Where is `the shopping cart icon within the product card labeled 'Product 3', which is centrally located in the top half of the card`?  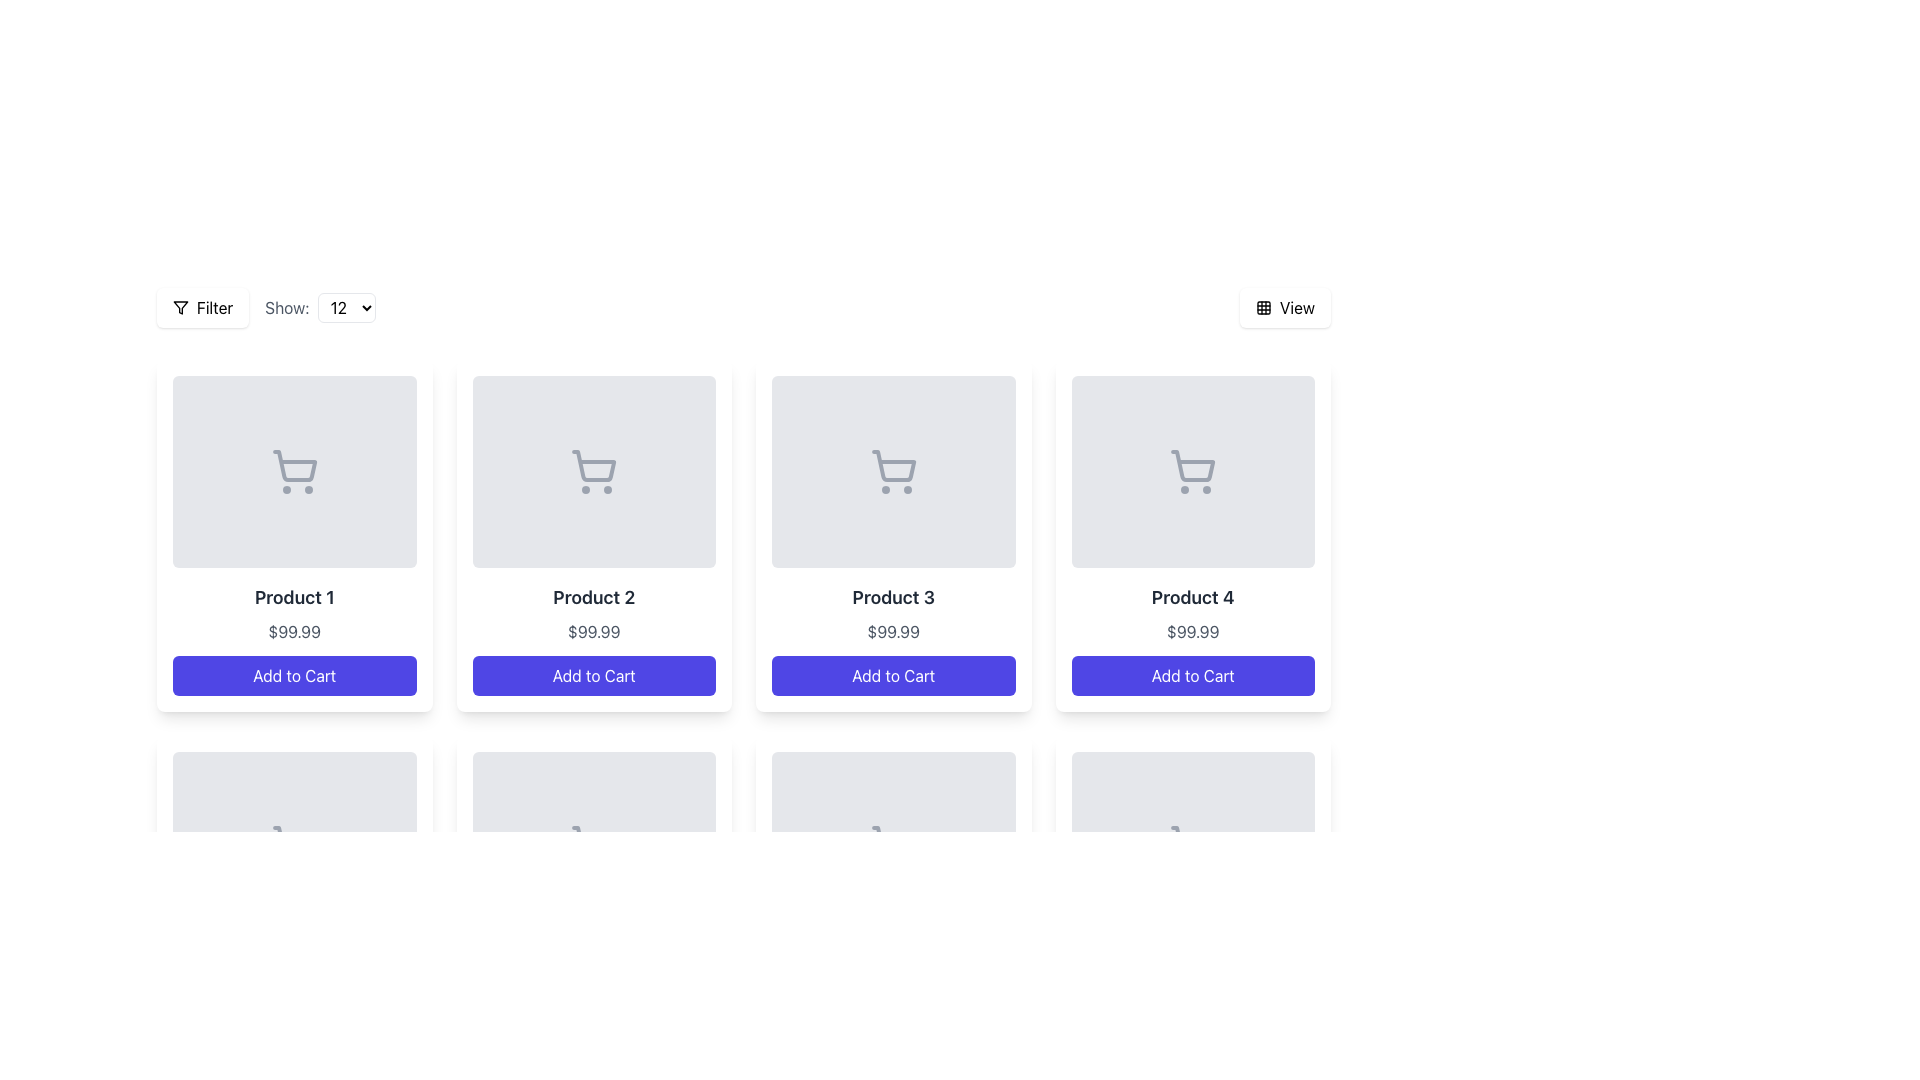 the shopping cart icon within the product card labeled 'Product 3', which is centrally located in the top half of the card is located at coordinates (892, 471).